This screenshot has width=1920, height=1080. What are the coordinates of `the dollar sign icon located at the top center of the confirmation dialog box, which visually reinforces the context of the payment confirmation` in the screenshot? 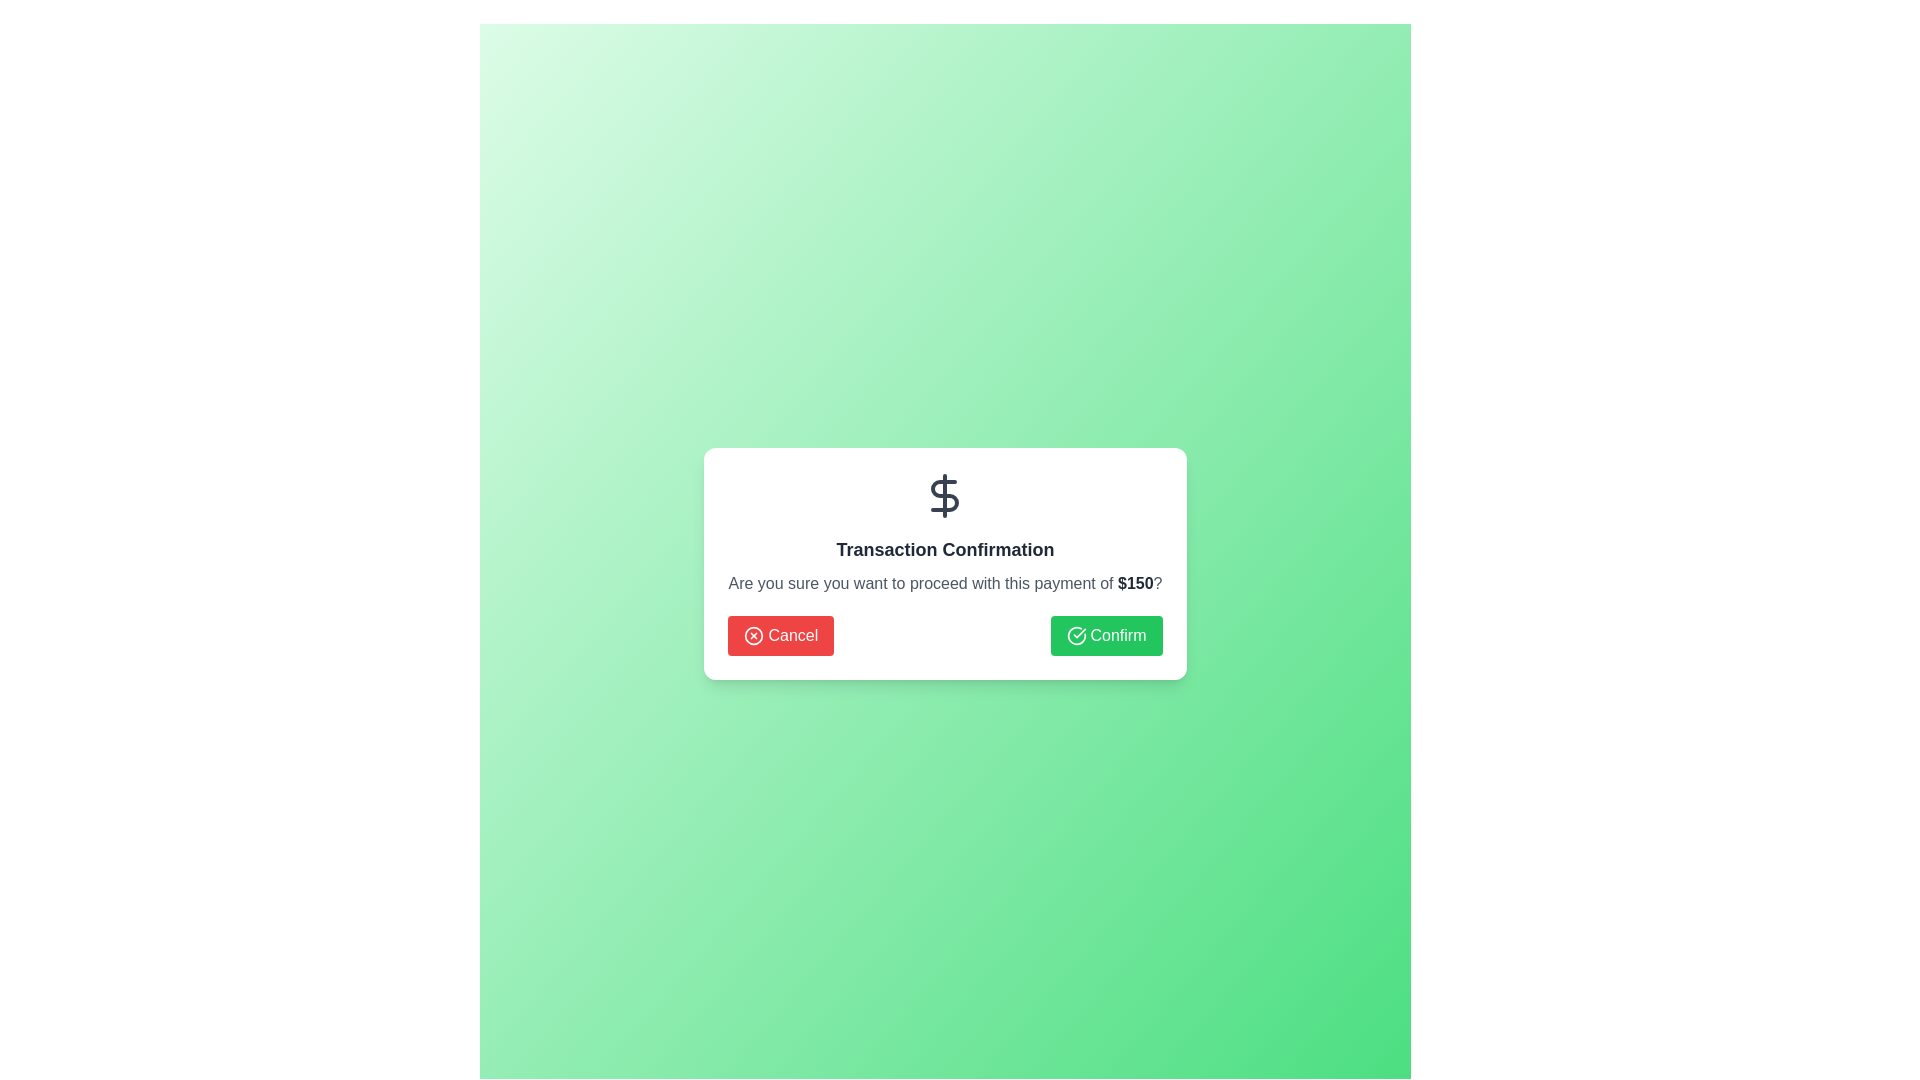 It's located at (944, 495).